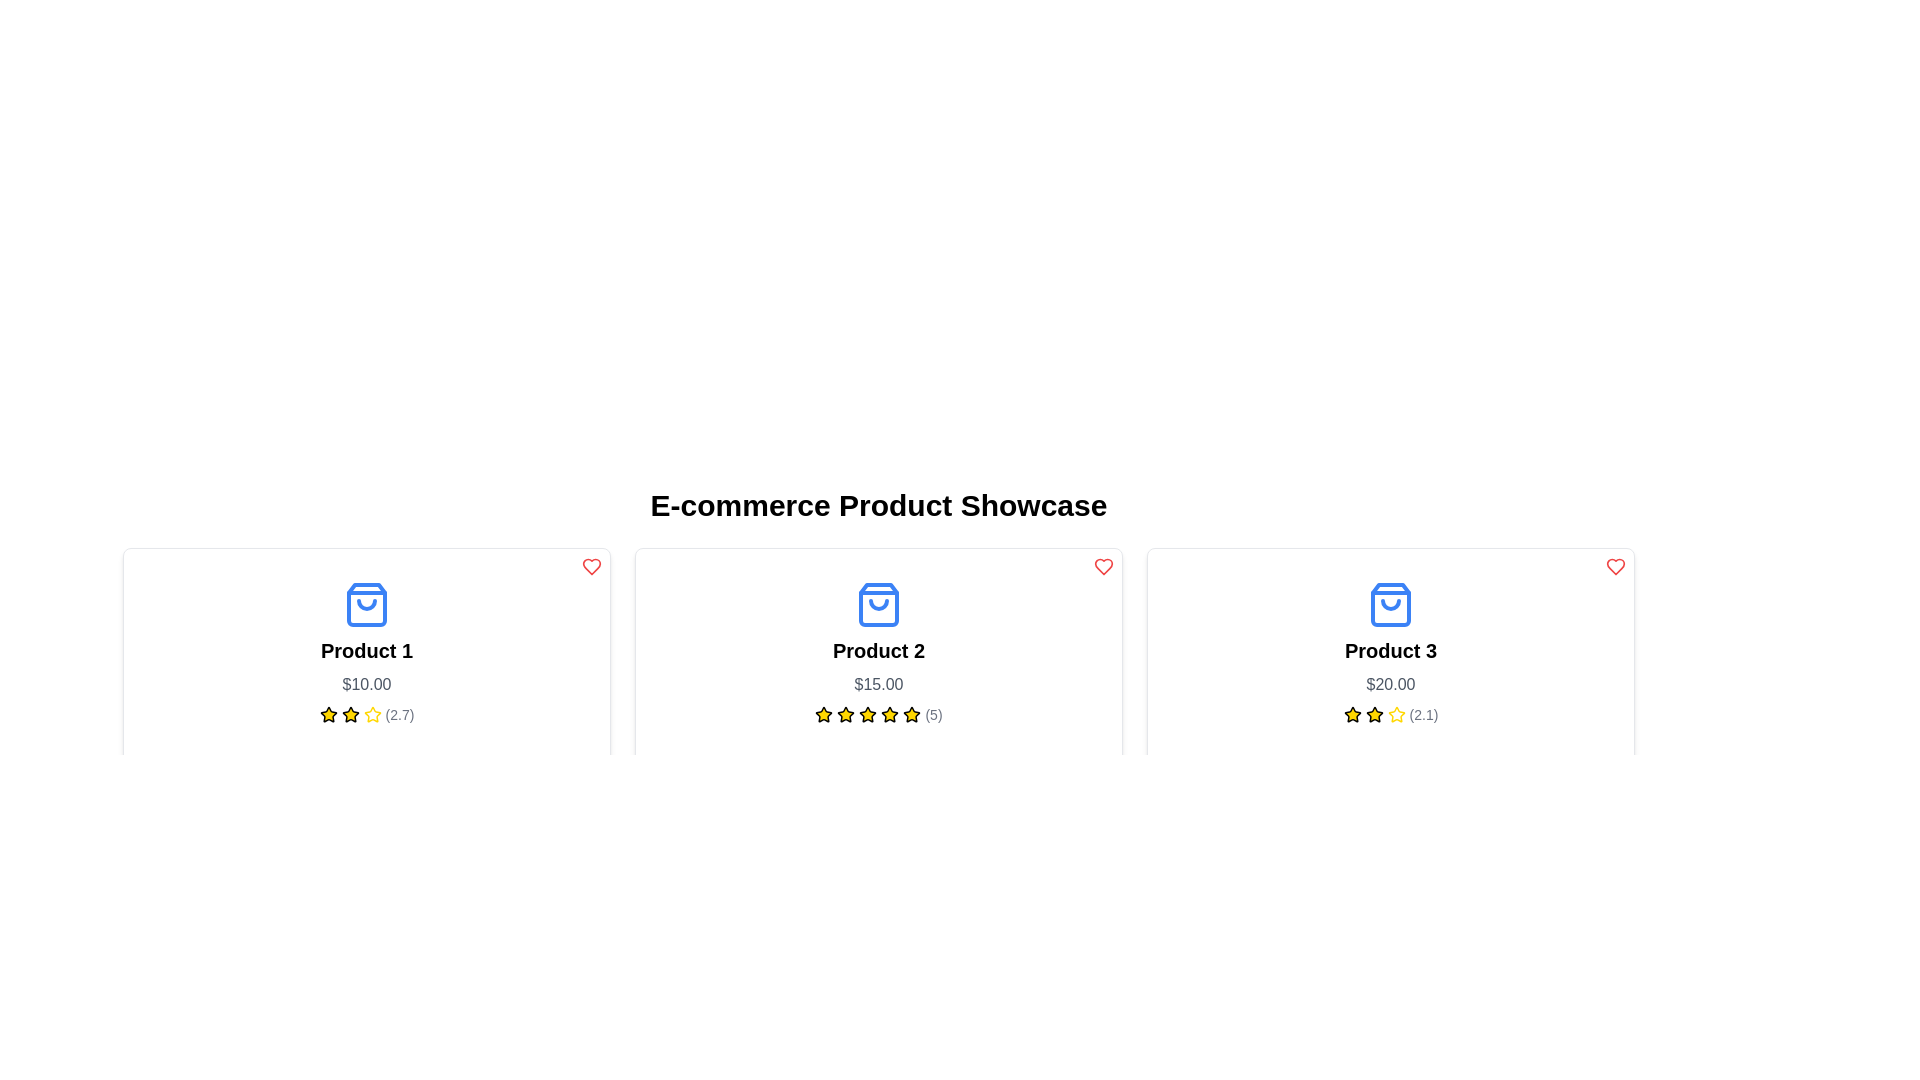 This screenshot has width=1920, height=1080. What do you see at coordinates (1390, 684) in the screenshot?
I see `the text label displaying the price '$20.00' located in the third product card, positioned below 'Product 3' and above the star rating indicator` at bounding box center [1390, 684].